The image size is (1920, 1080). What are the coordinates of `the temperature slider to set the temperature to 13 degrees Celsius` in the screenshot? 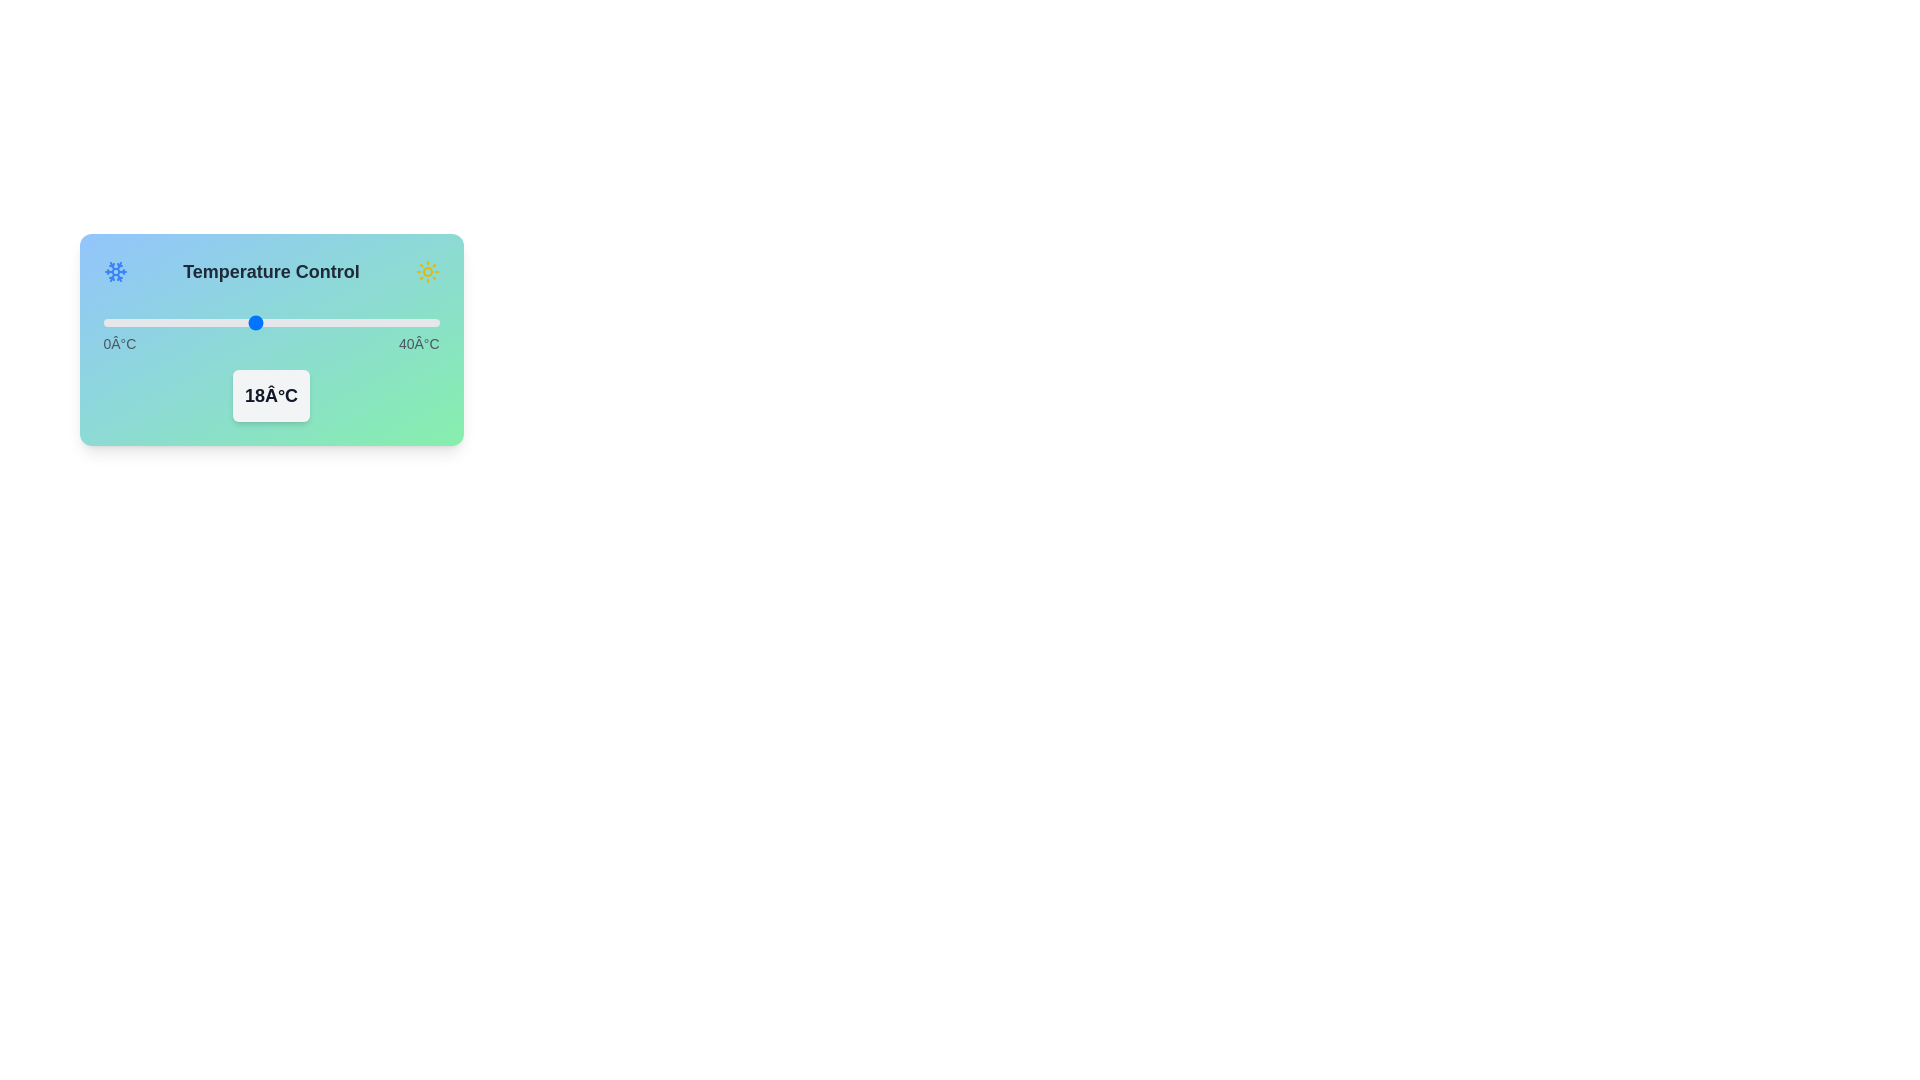 It's located at (212, 322).